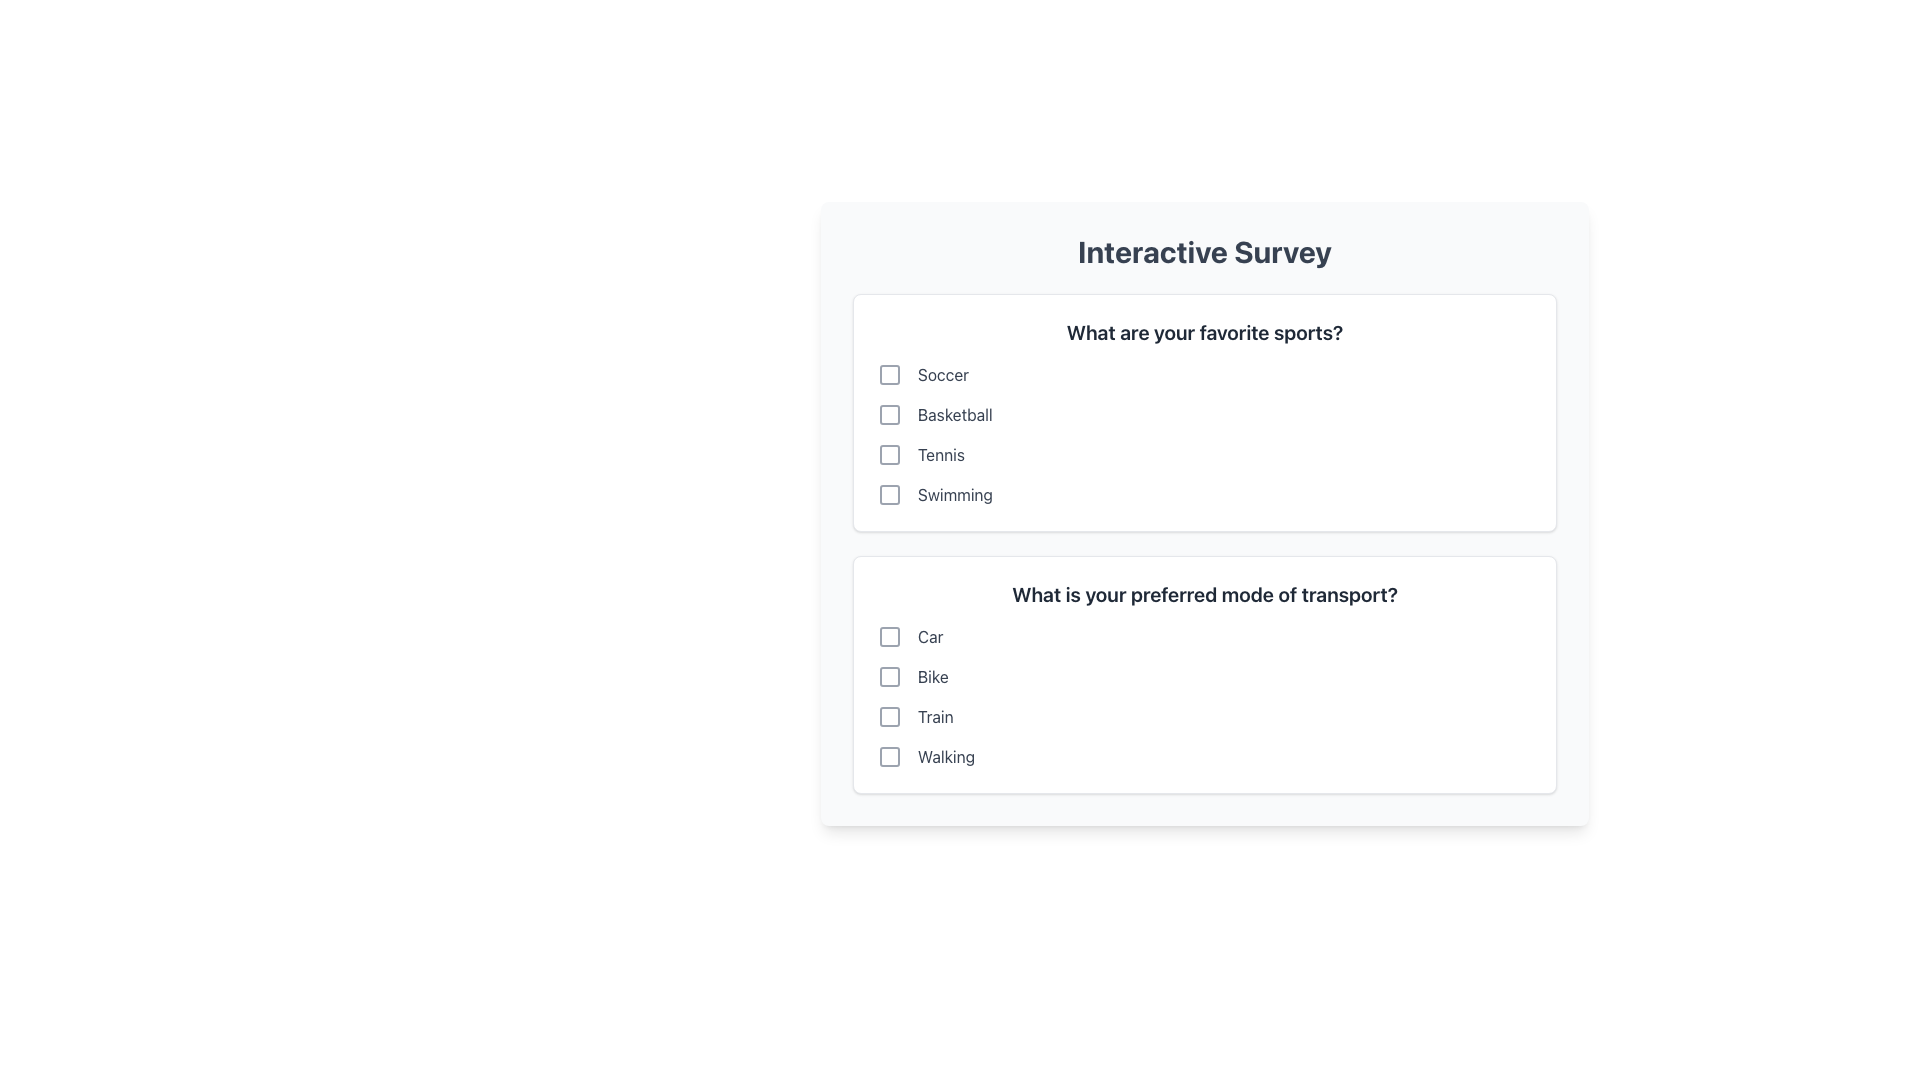 The height and width of the screenshot is (1080, 1920). Describe the element at coordinates (888, 756) in the screenshot. I see `on the 'Walking' checkbox, which is the first component in the group under the question 'What is your preferred mode of transport'` at that location.